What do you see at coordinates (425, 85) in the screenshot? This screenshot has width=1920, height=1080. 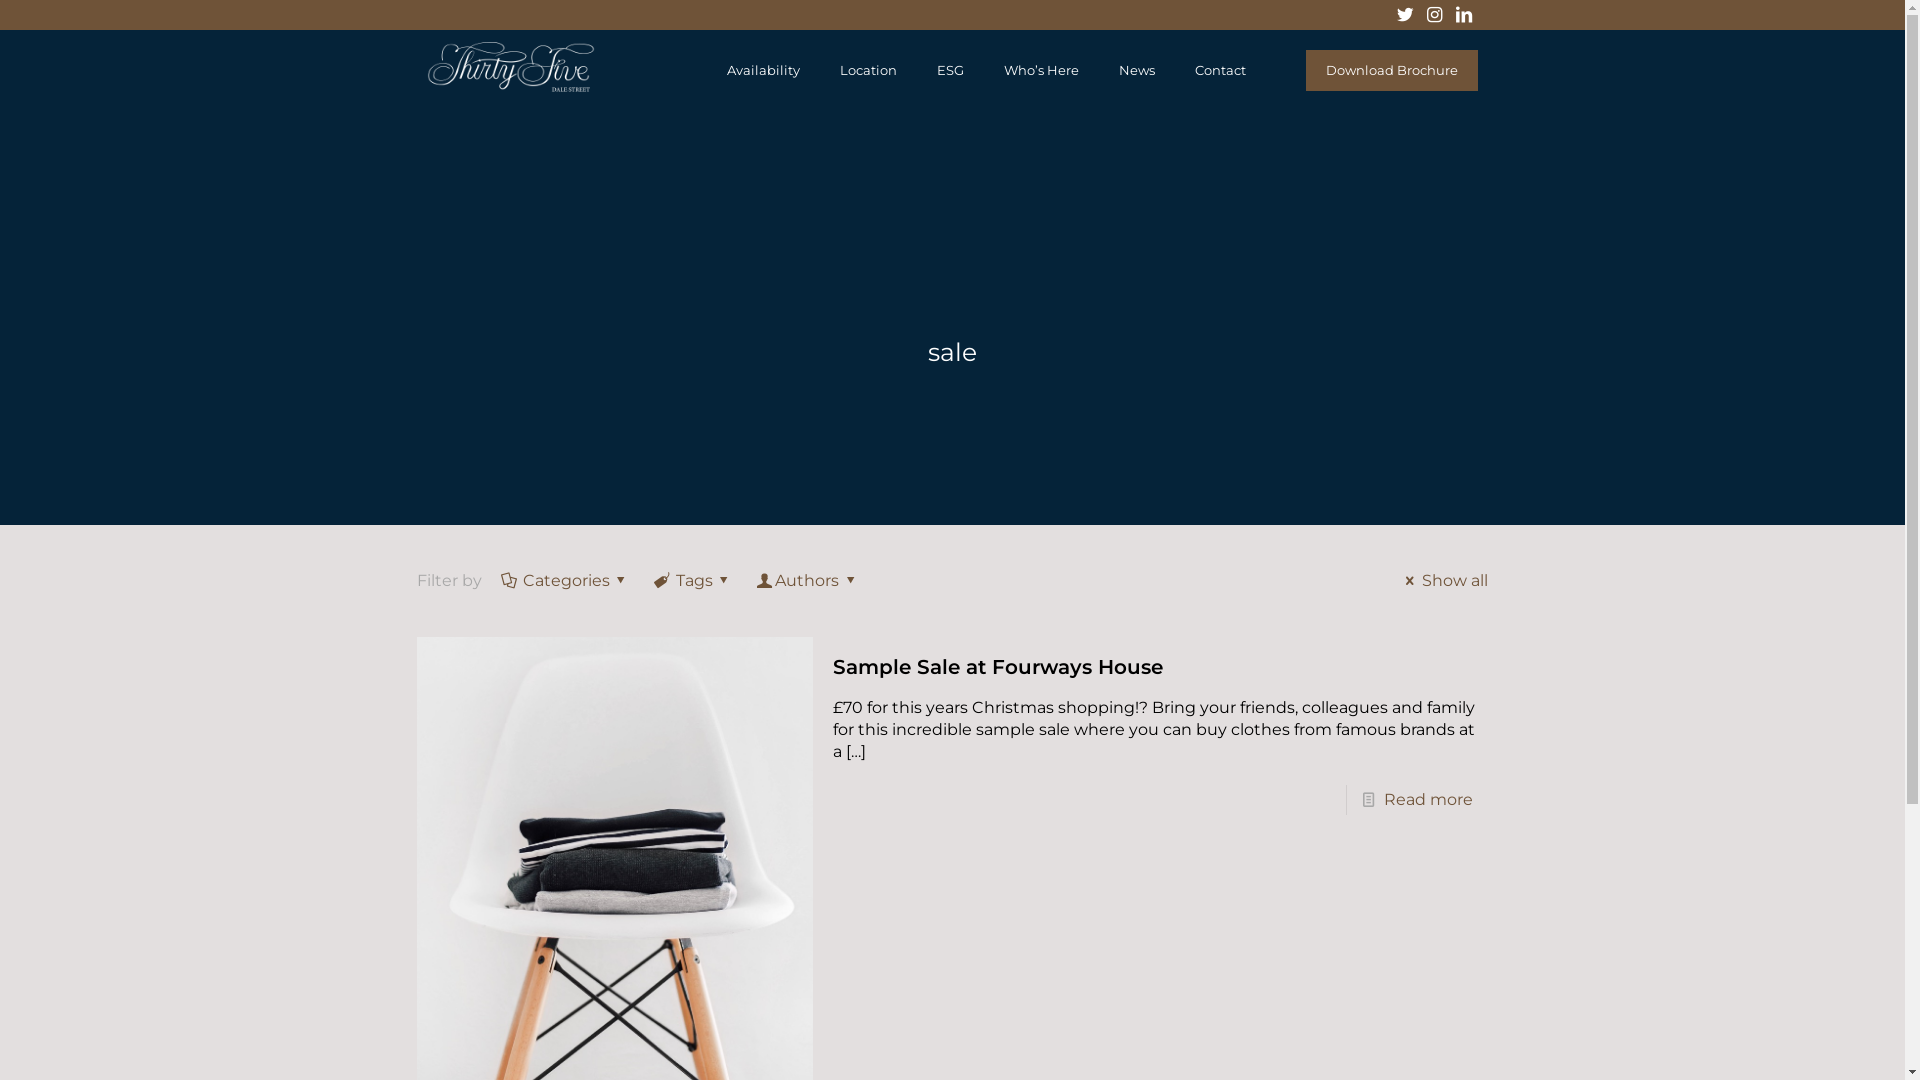 I see `'35 Dale Street'` at bounding box center [425, 85].